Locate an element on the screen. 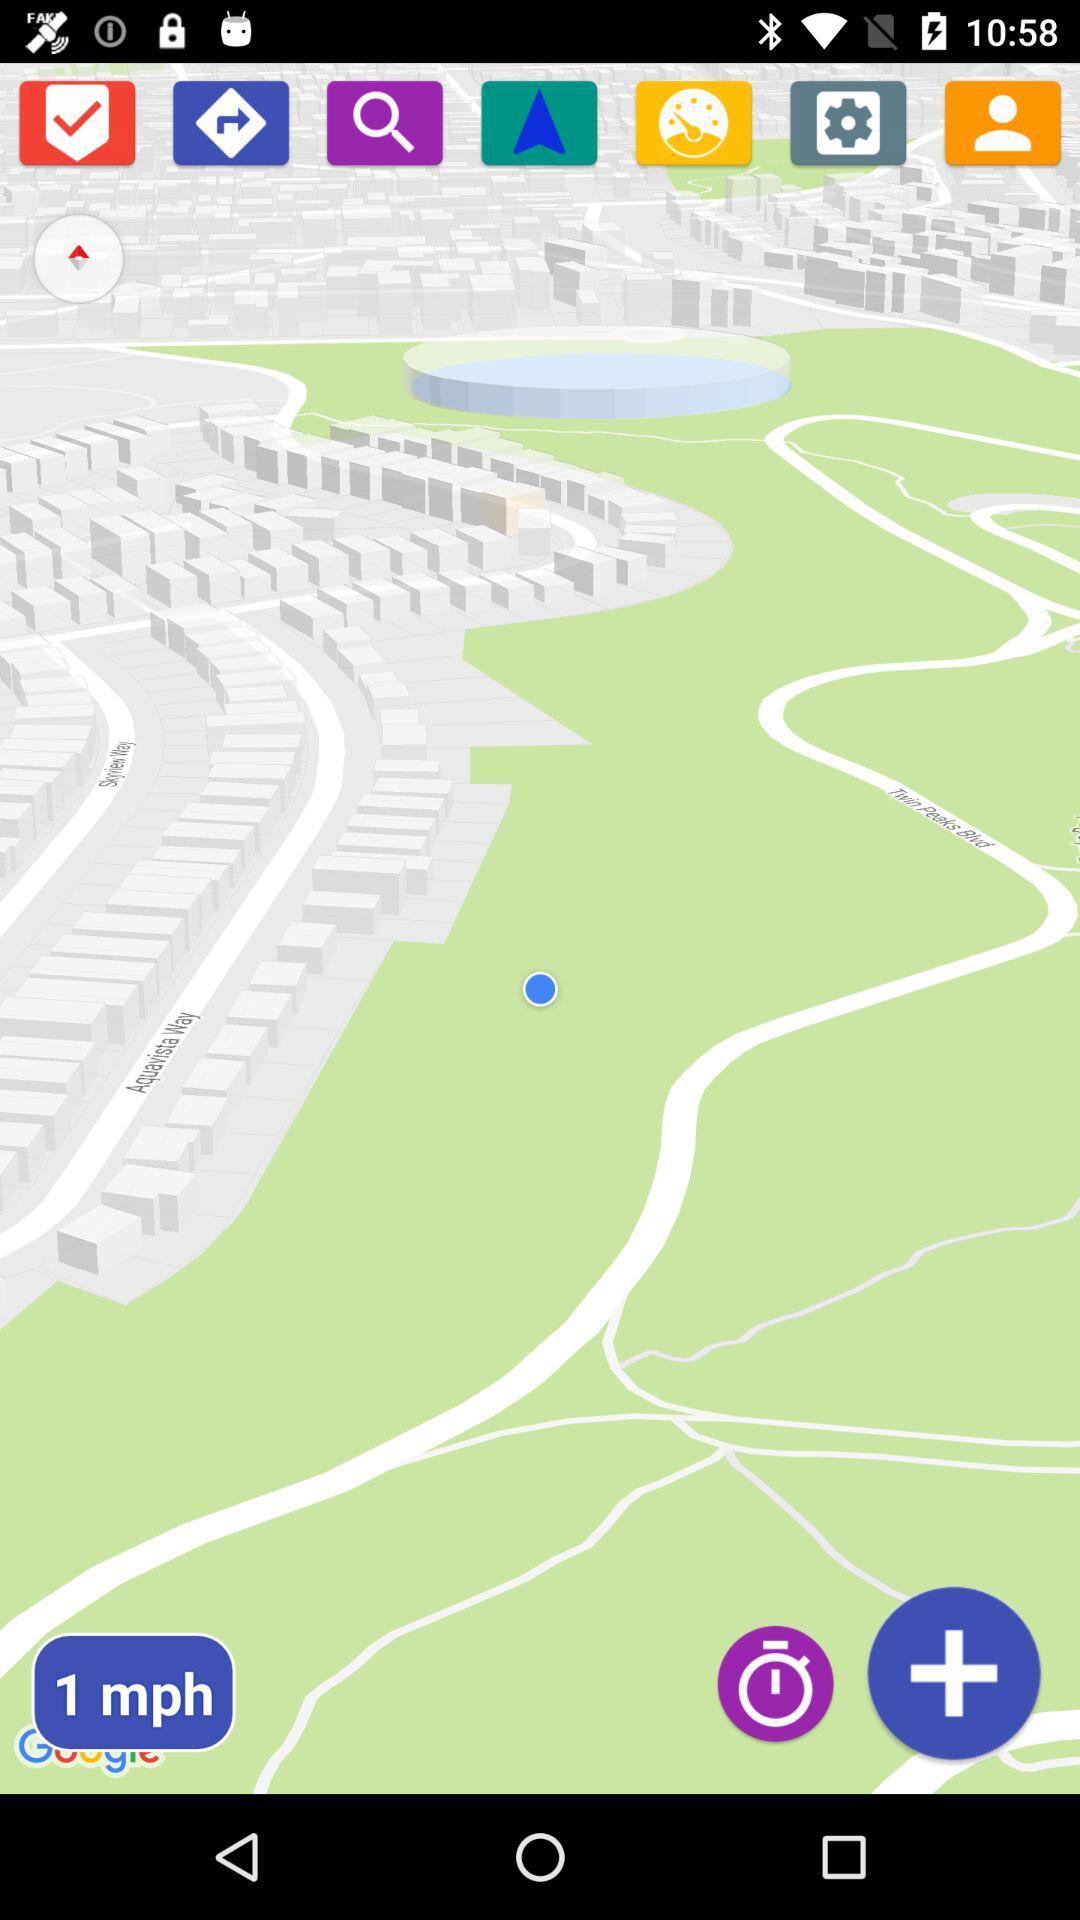 The width and height of the screenshot is (1080, 1920). profile is located at coordinates (1002, 121).